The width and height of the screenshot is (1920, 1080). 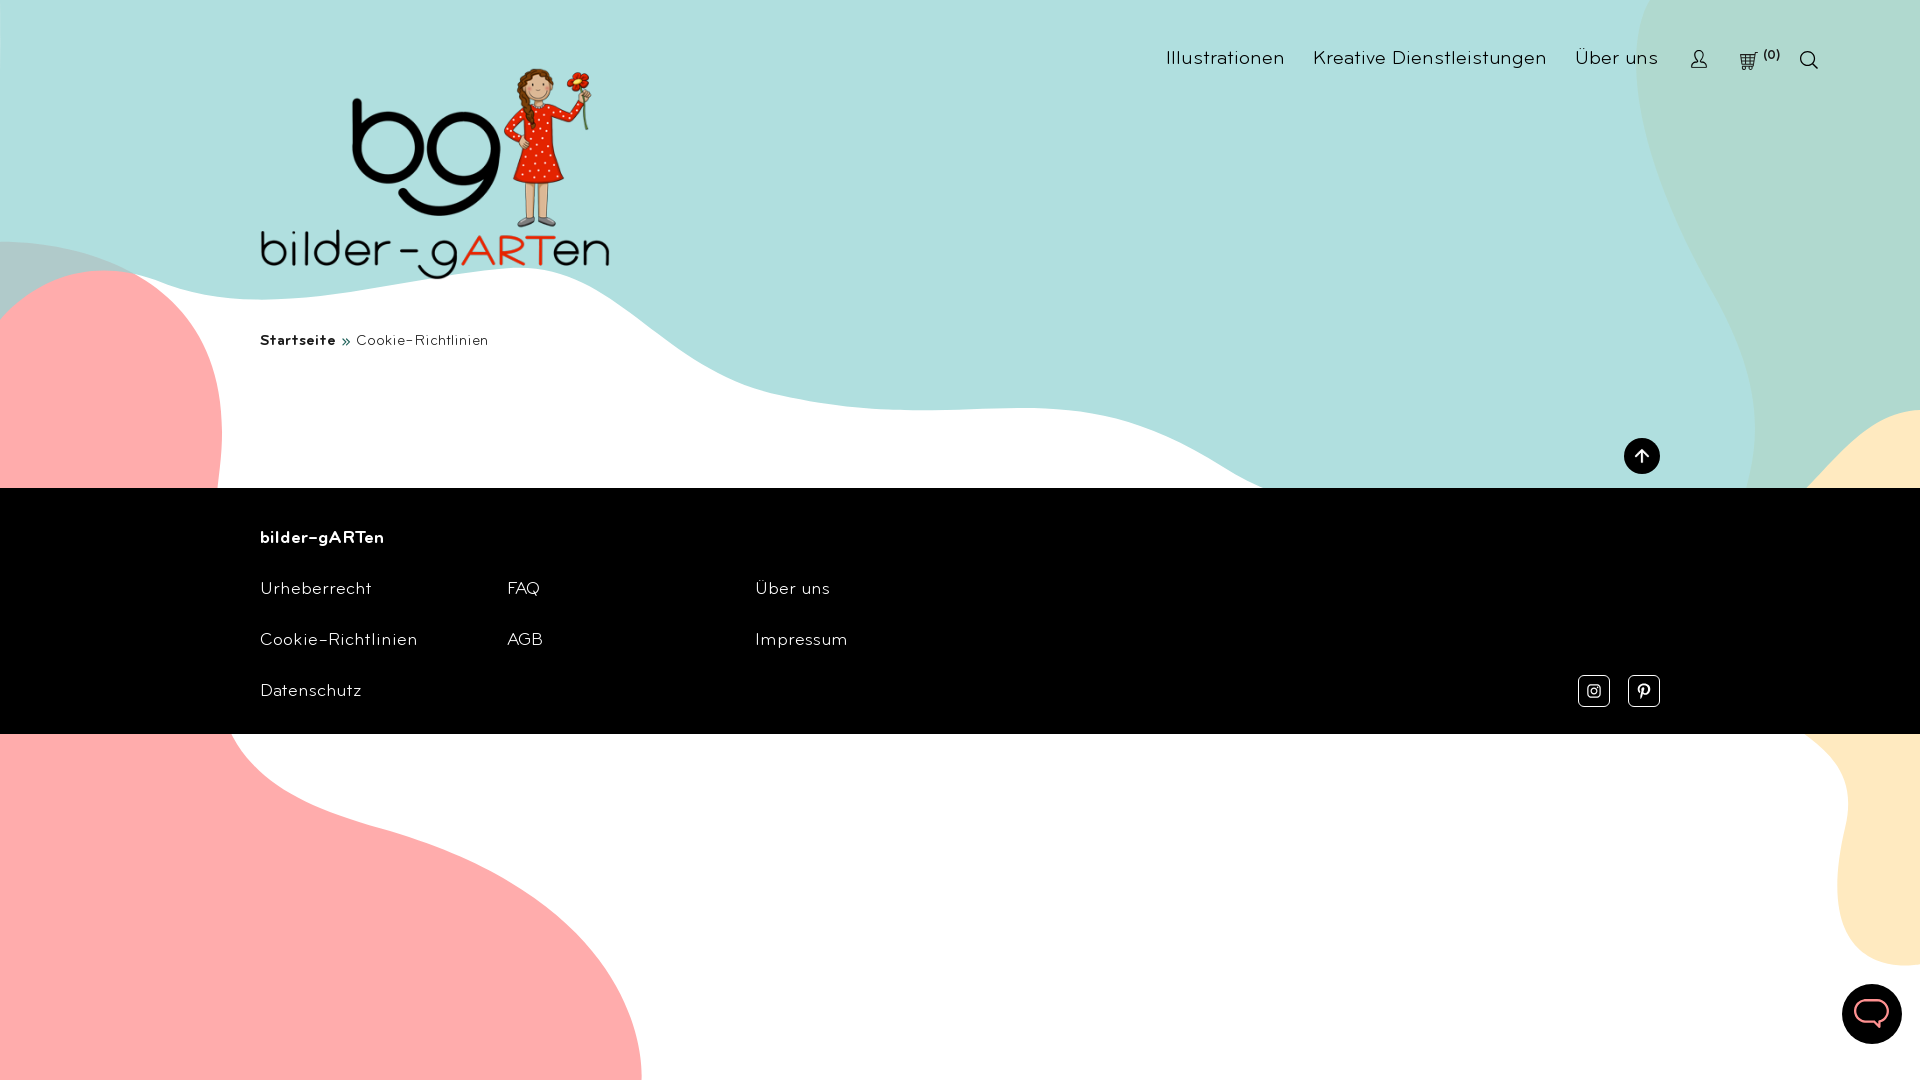 I want to click on 'Kreative Dienstleistungen', so click(x=1429, y=59).